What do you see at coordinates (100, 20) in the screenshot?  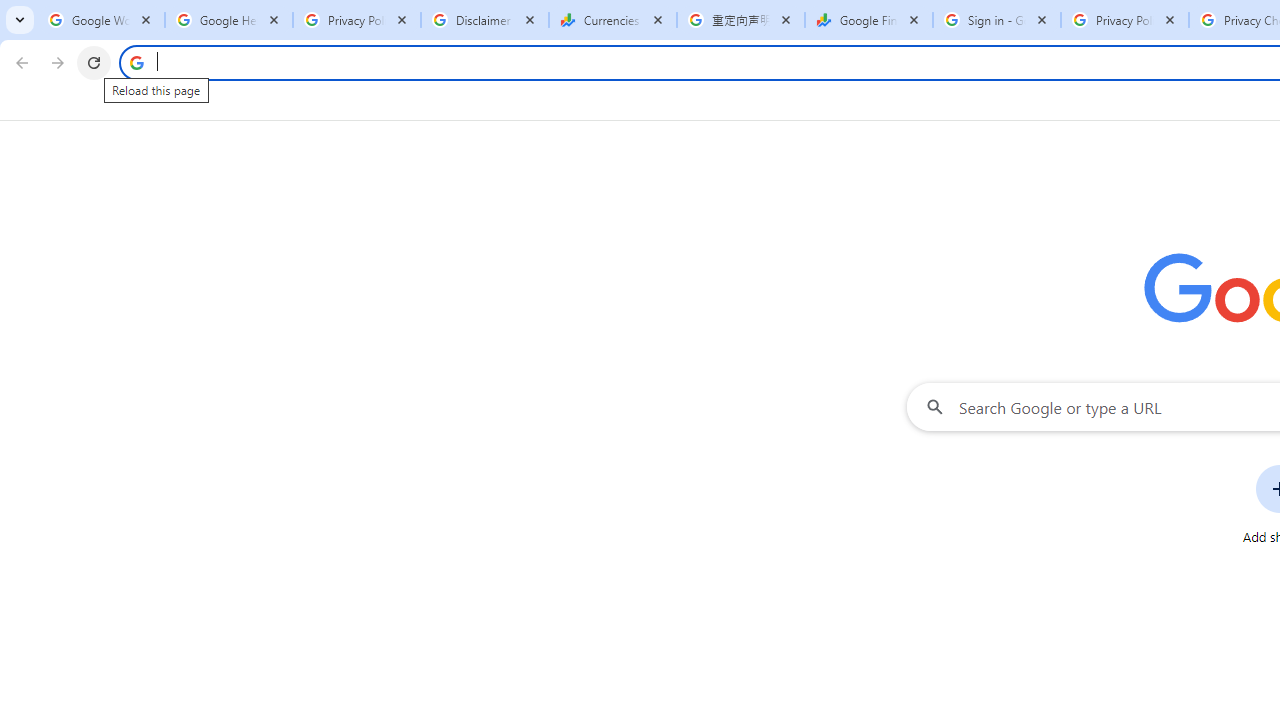 I see `'Google Workspace Admin Community'` at bounding box center [100, 20].